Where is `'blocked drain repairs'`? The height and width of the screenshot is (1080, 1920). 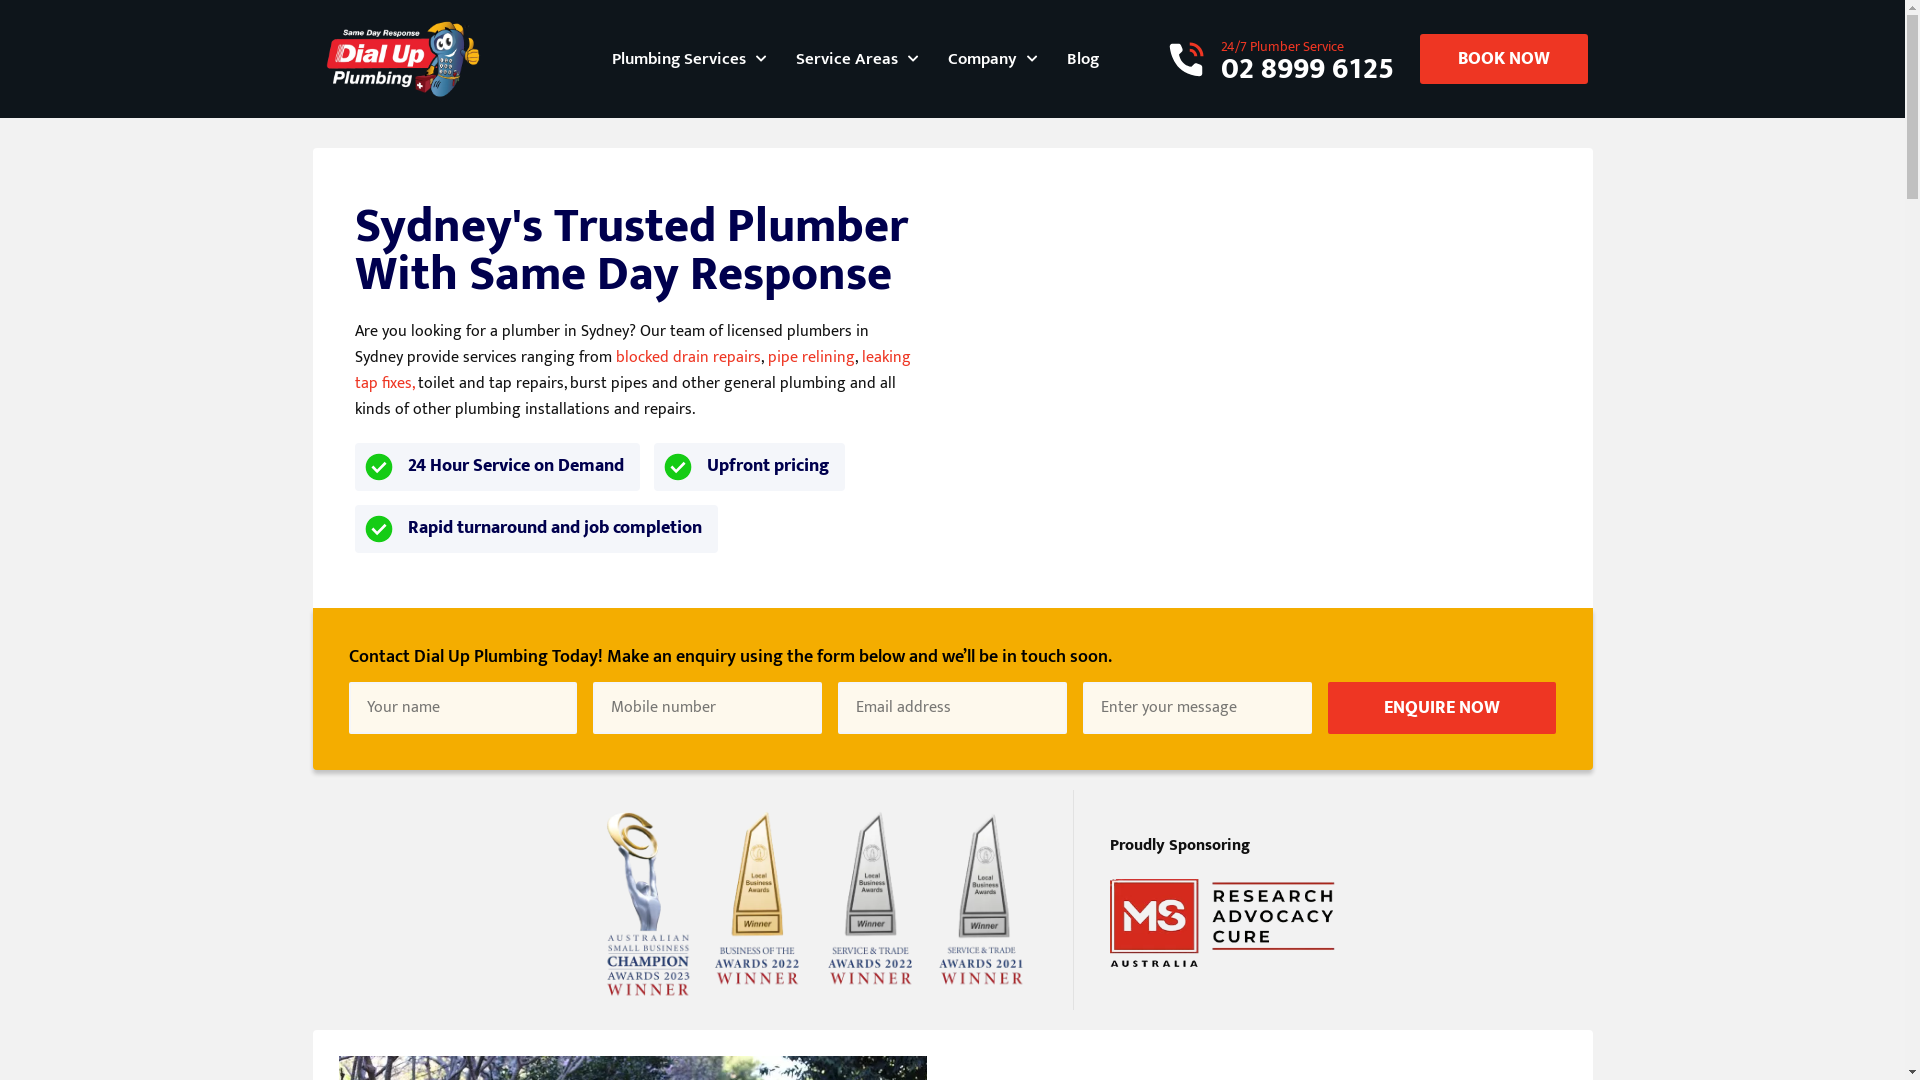 'blocked drain repairs' is located at coordinates (688, 356).